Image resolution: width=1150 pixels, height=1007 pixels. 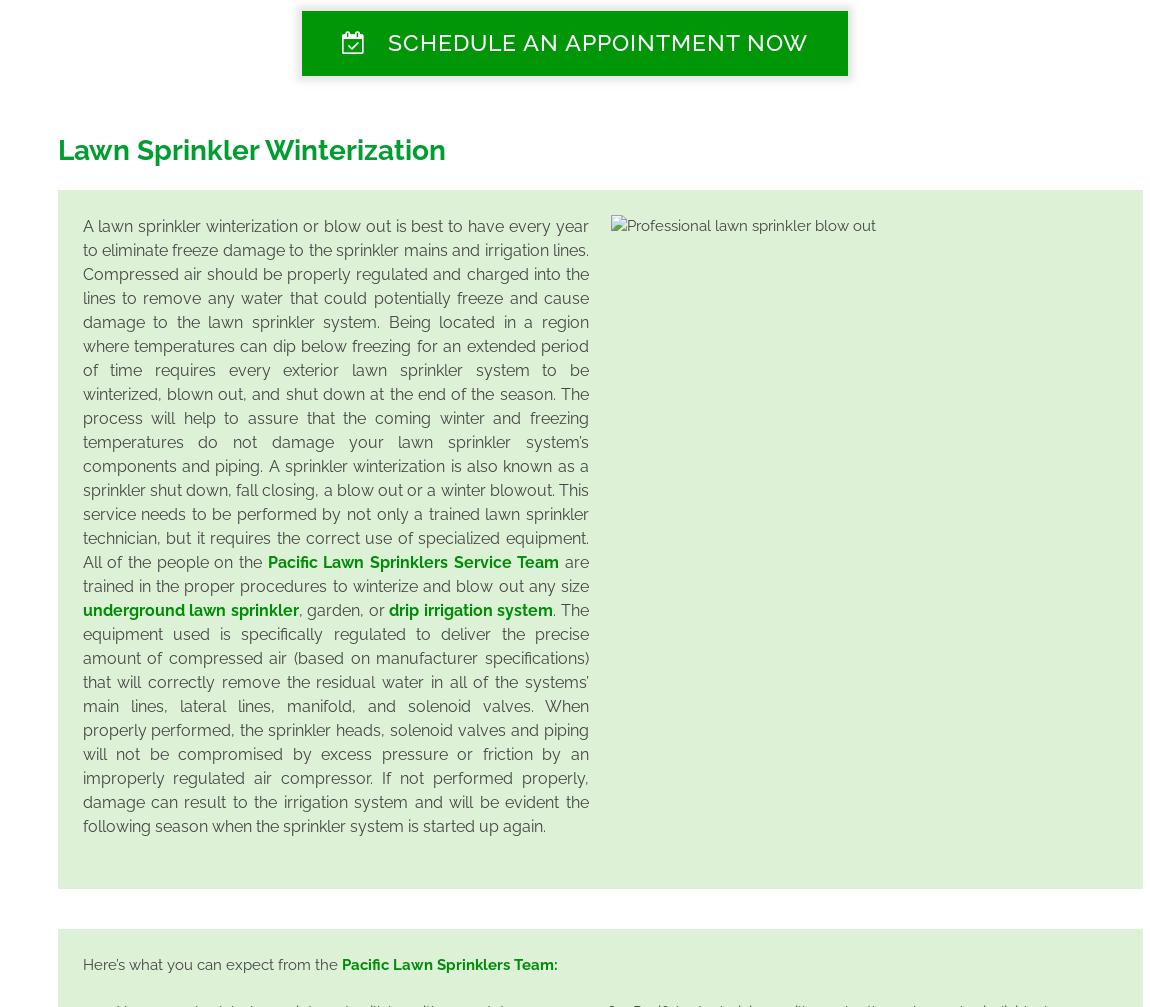 I want to click on 'Lawn Sprinkler Winterization', so click(x=250, y=149).